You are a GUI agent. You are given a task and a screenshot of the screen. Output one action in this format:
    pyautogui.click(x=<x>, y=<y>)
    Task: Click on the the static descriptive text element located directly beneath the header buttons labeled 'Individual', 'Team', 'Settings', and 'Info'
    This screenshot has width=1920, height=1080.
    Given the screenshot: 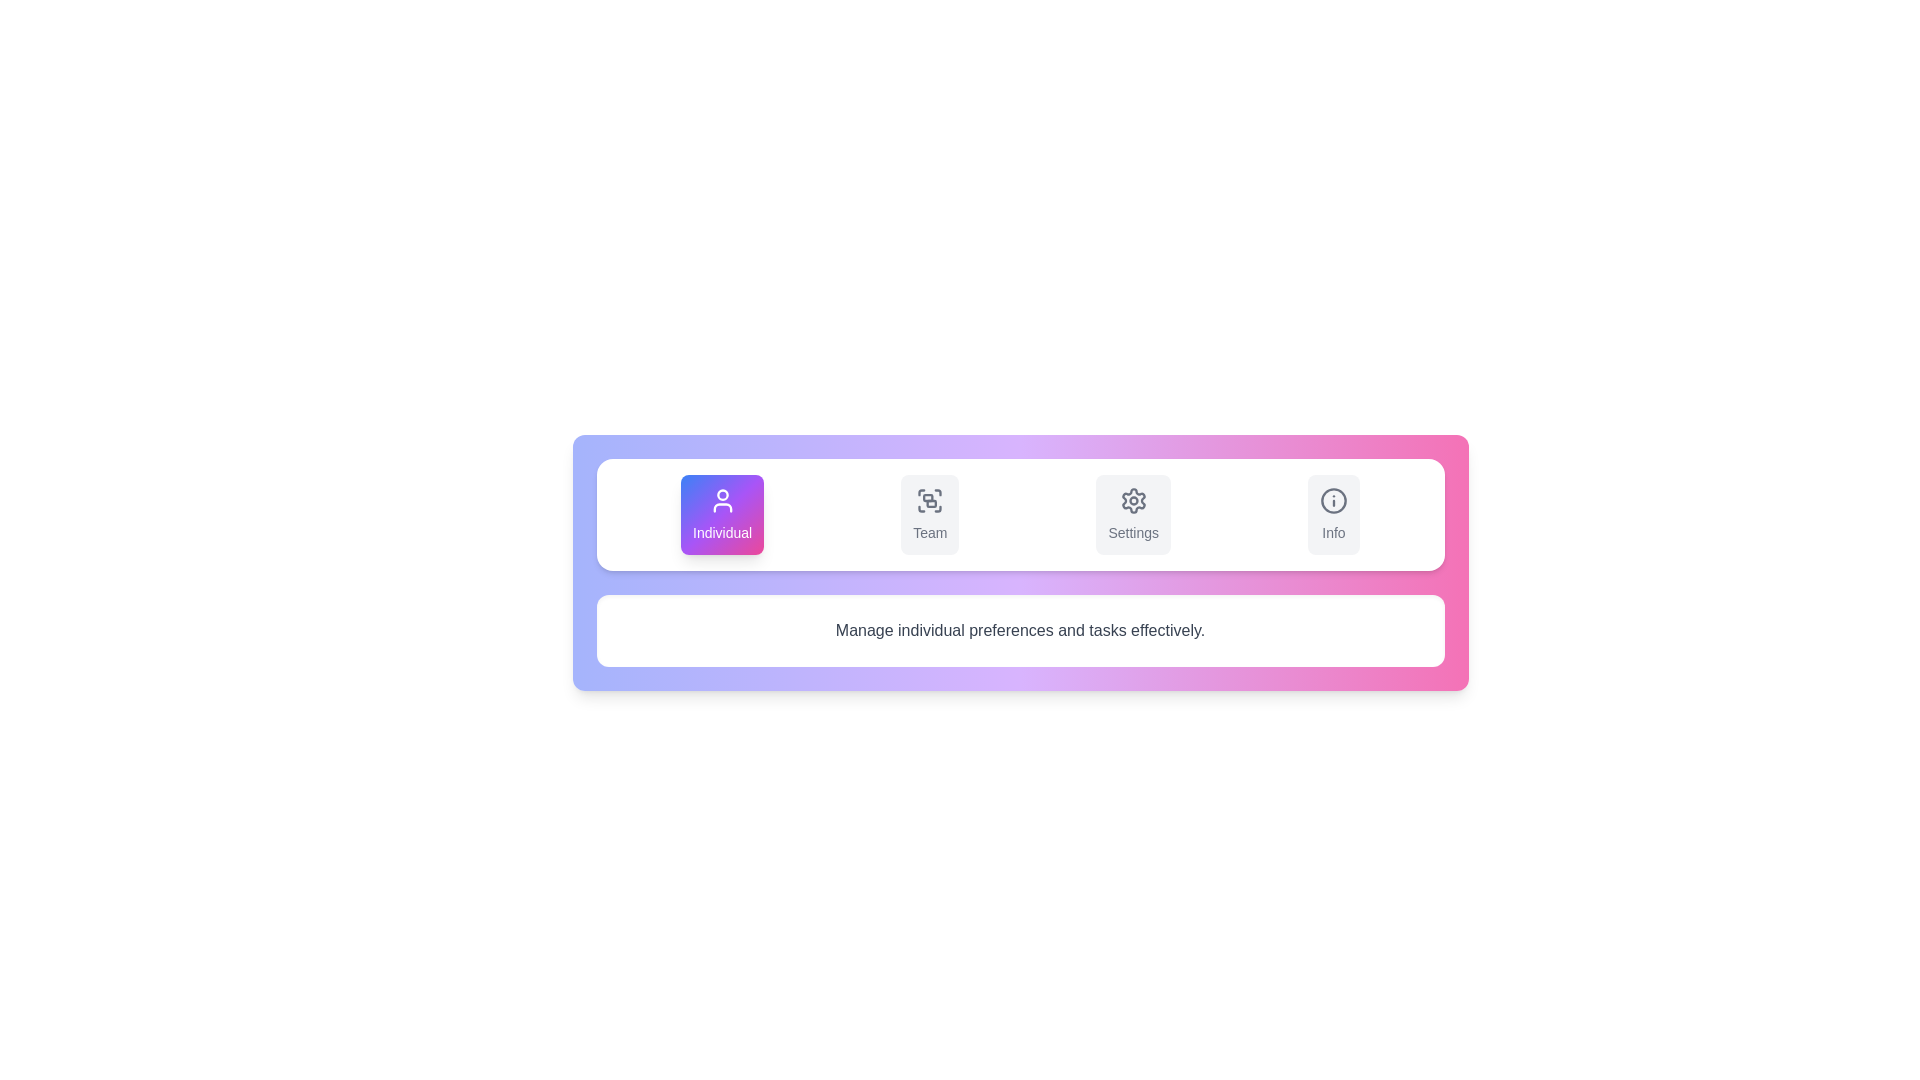 What is the action you would take?
    pyautogui.click(x=1020, y=631)
    